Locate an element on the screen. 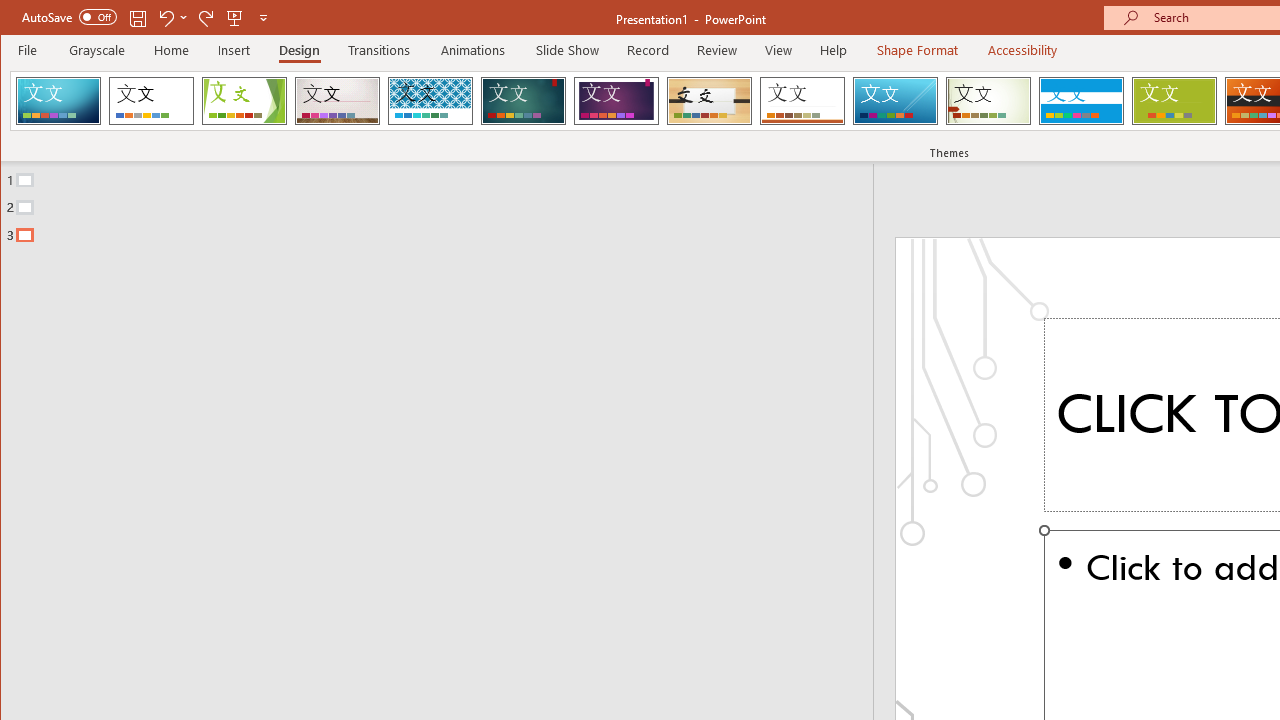  'Office Theme' is located at coordinates (150, 100).